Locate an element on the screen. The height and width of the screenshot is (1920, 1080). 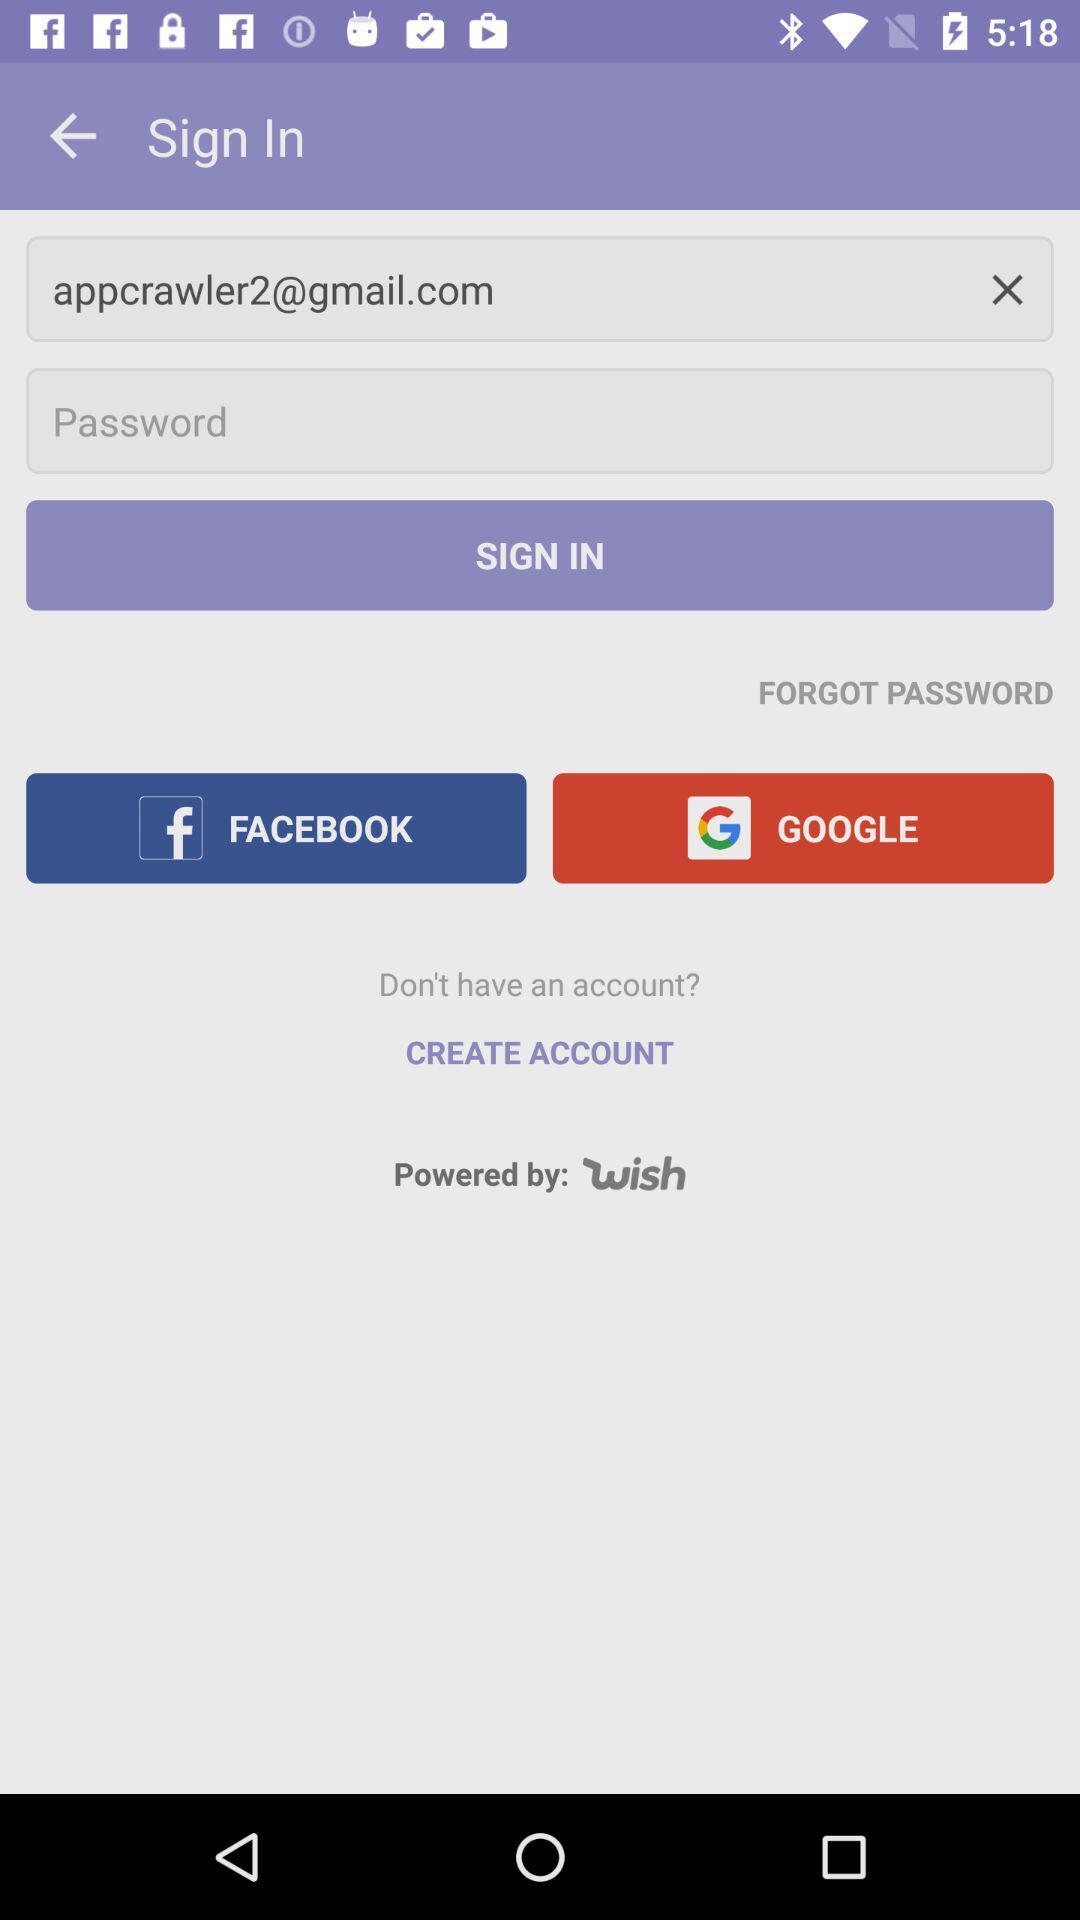
item below the sign in is located at coordinates (540, 288).